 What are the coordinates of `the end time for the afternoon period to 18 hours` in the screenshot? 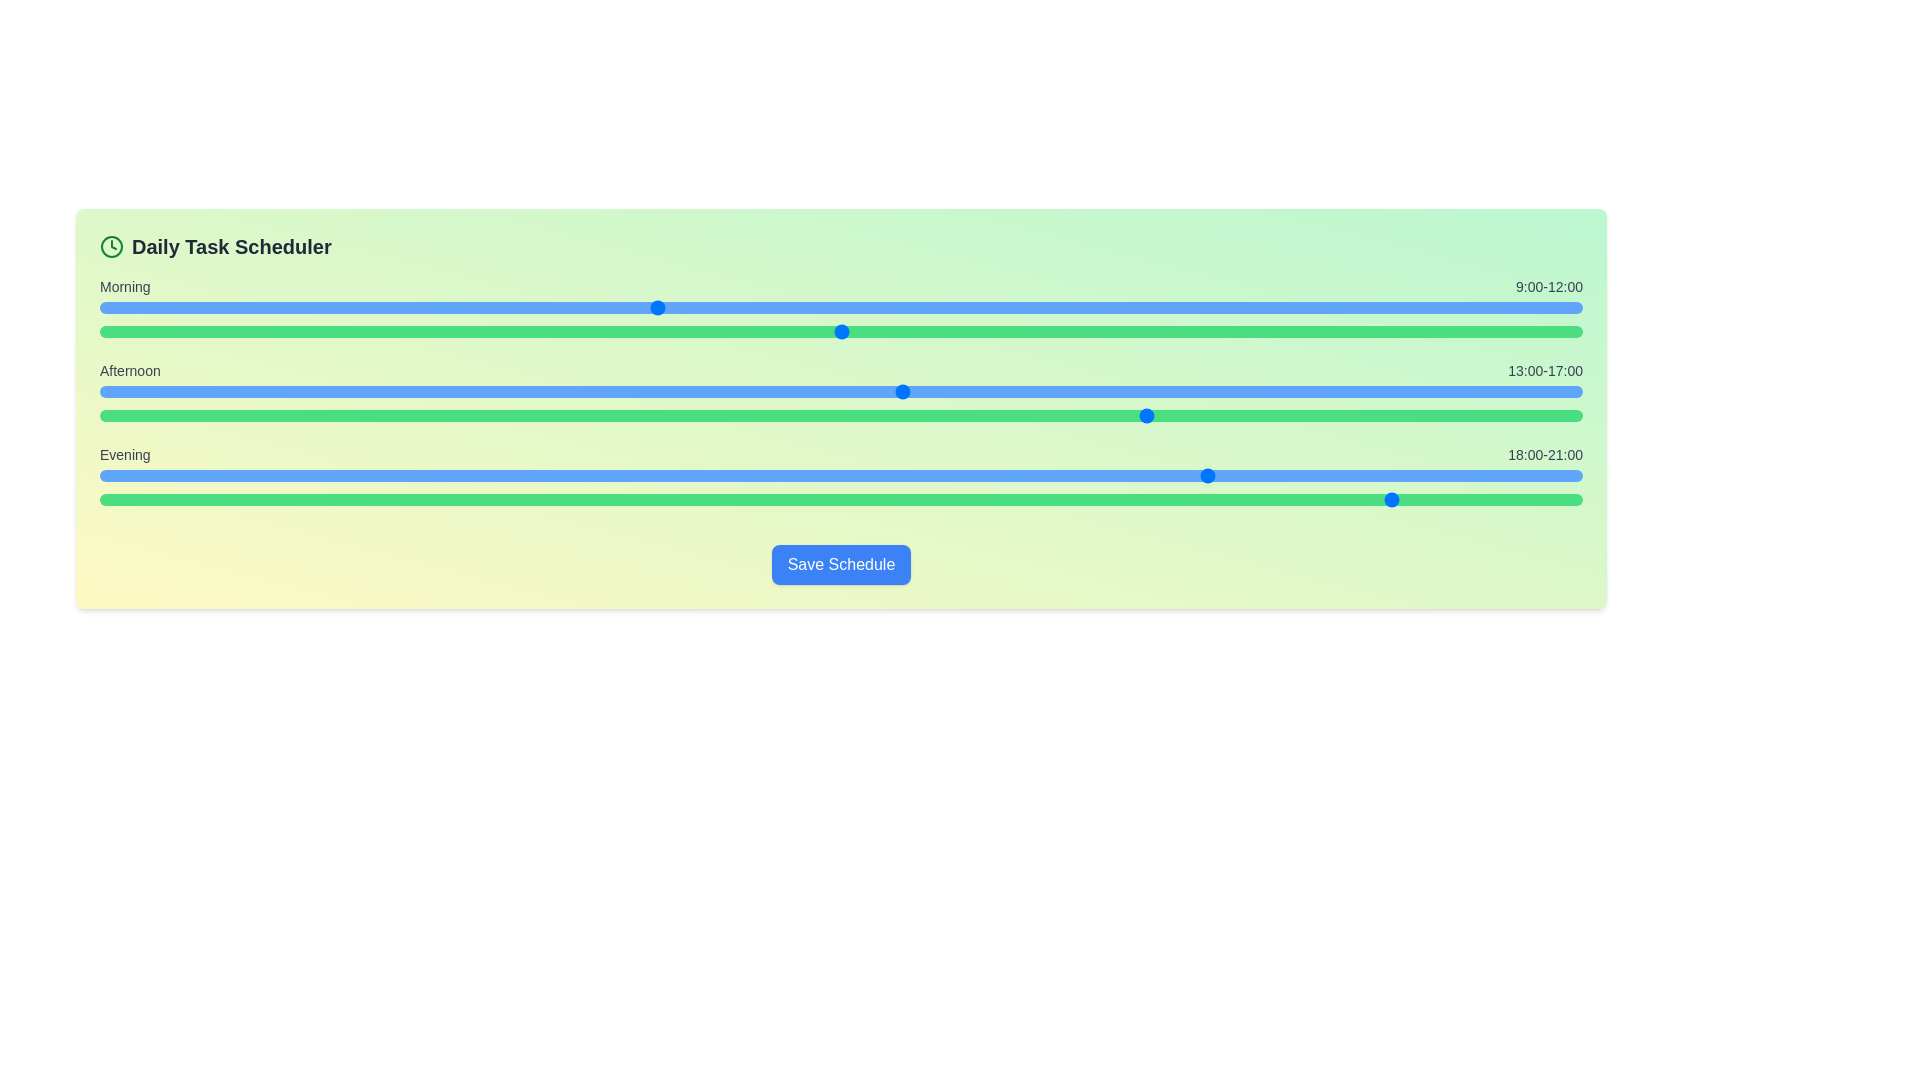 It's located at (773, 415).